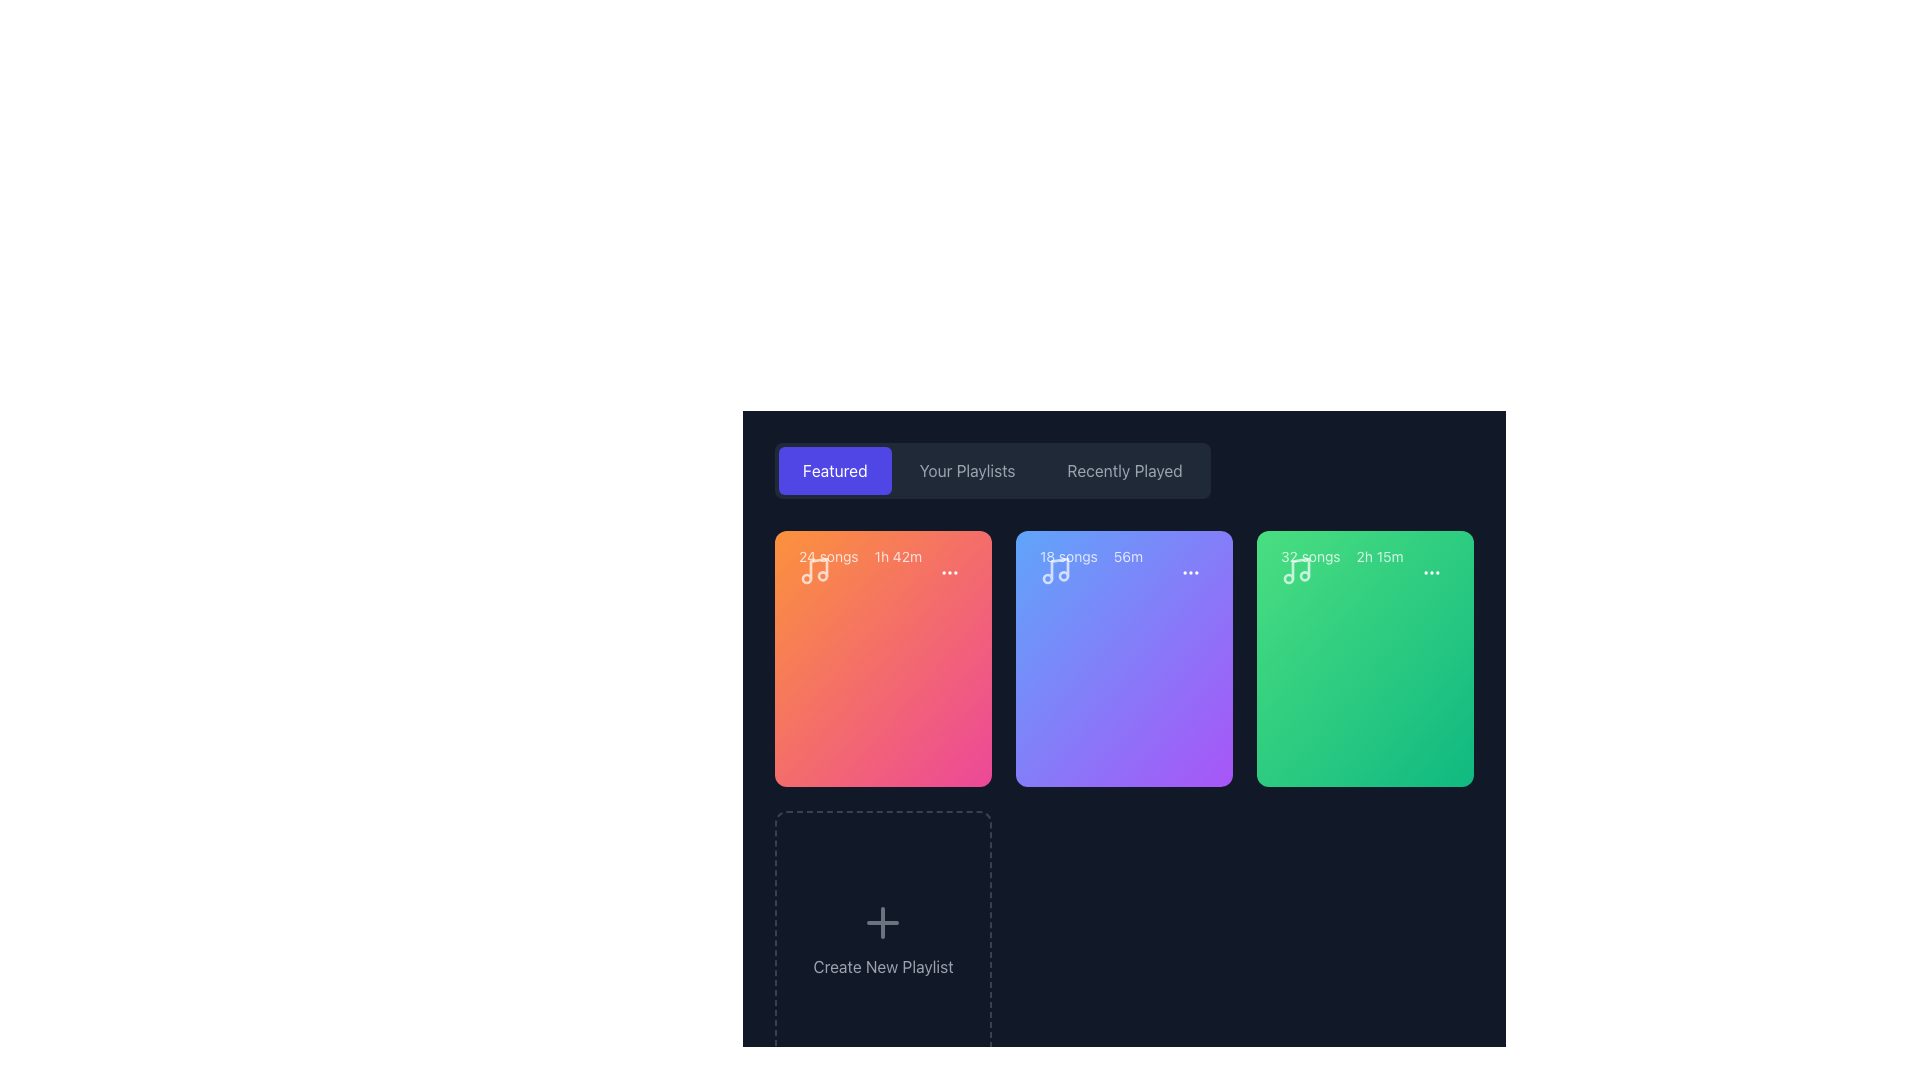  I want to click on the static text displaying '18 songs.' that is located at the upper-left side of the purple gradient card within the second card of featured playlists, so click(1067, 556).